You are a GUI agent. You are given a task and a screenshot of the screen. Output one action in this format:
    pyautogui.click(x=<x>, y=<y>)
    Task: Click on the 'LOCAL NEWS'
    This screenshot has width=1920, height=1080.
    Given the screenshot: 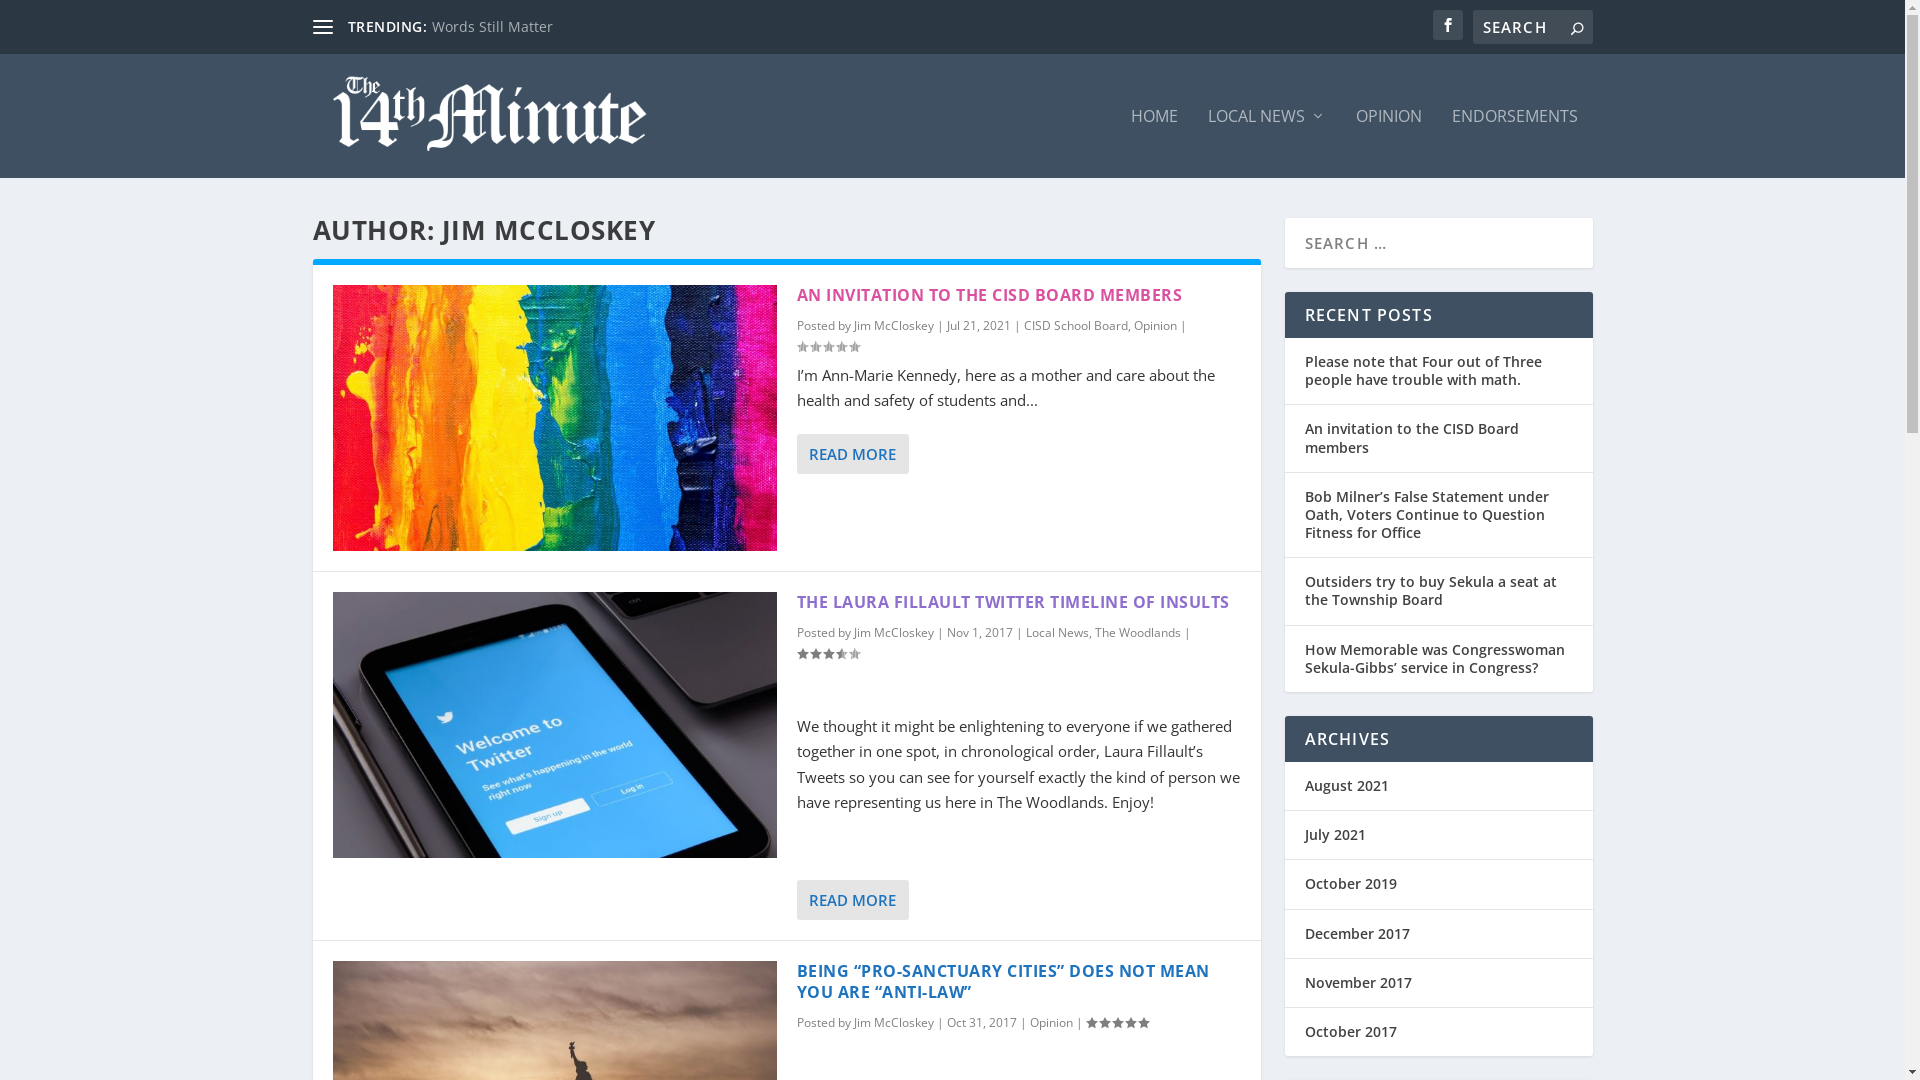 What is the action you would take?
    pyautogui.click(x=1266, y=141)
    